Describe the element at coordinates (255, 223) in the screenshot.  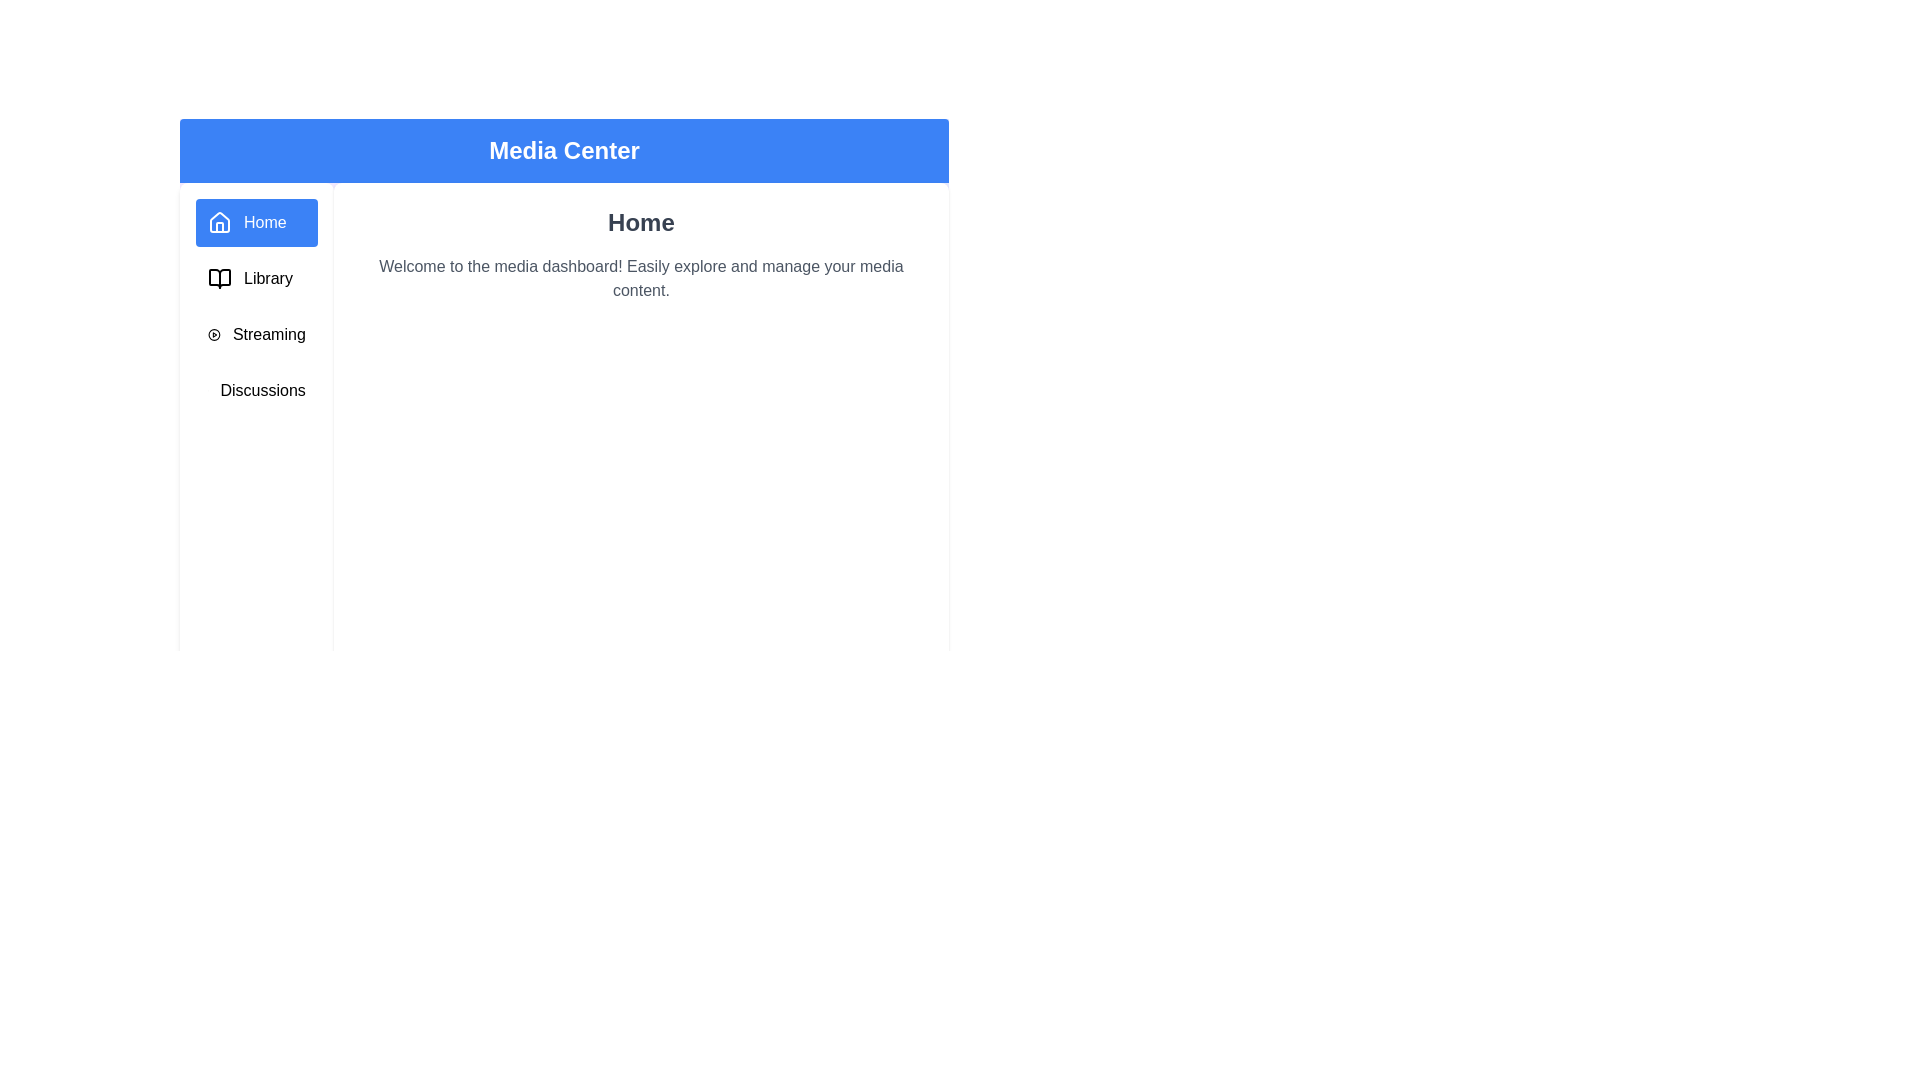
I see `the sidebar item corresponding to Home` at that location.